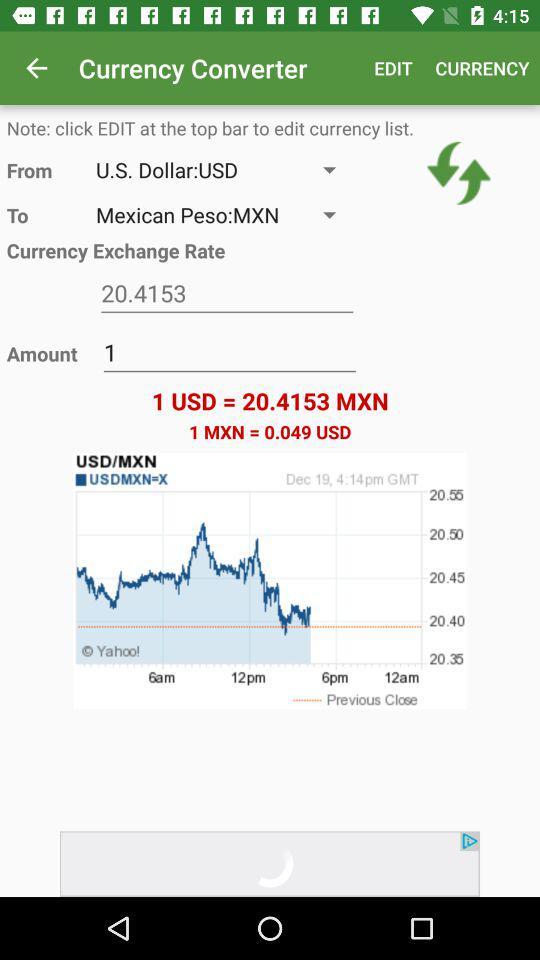 The width and height of the screenshot is (540, 960). I want to click on item above the note click edit icon, so click(36, 68).